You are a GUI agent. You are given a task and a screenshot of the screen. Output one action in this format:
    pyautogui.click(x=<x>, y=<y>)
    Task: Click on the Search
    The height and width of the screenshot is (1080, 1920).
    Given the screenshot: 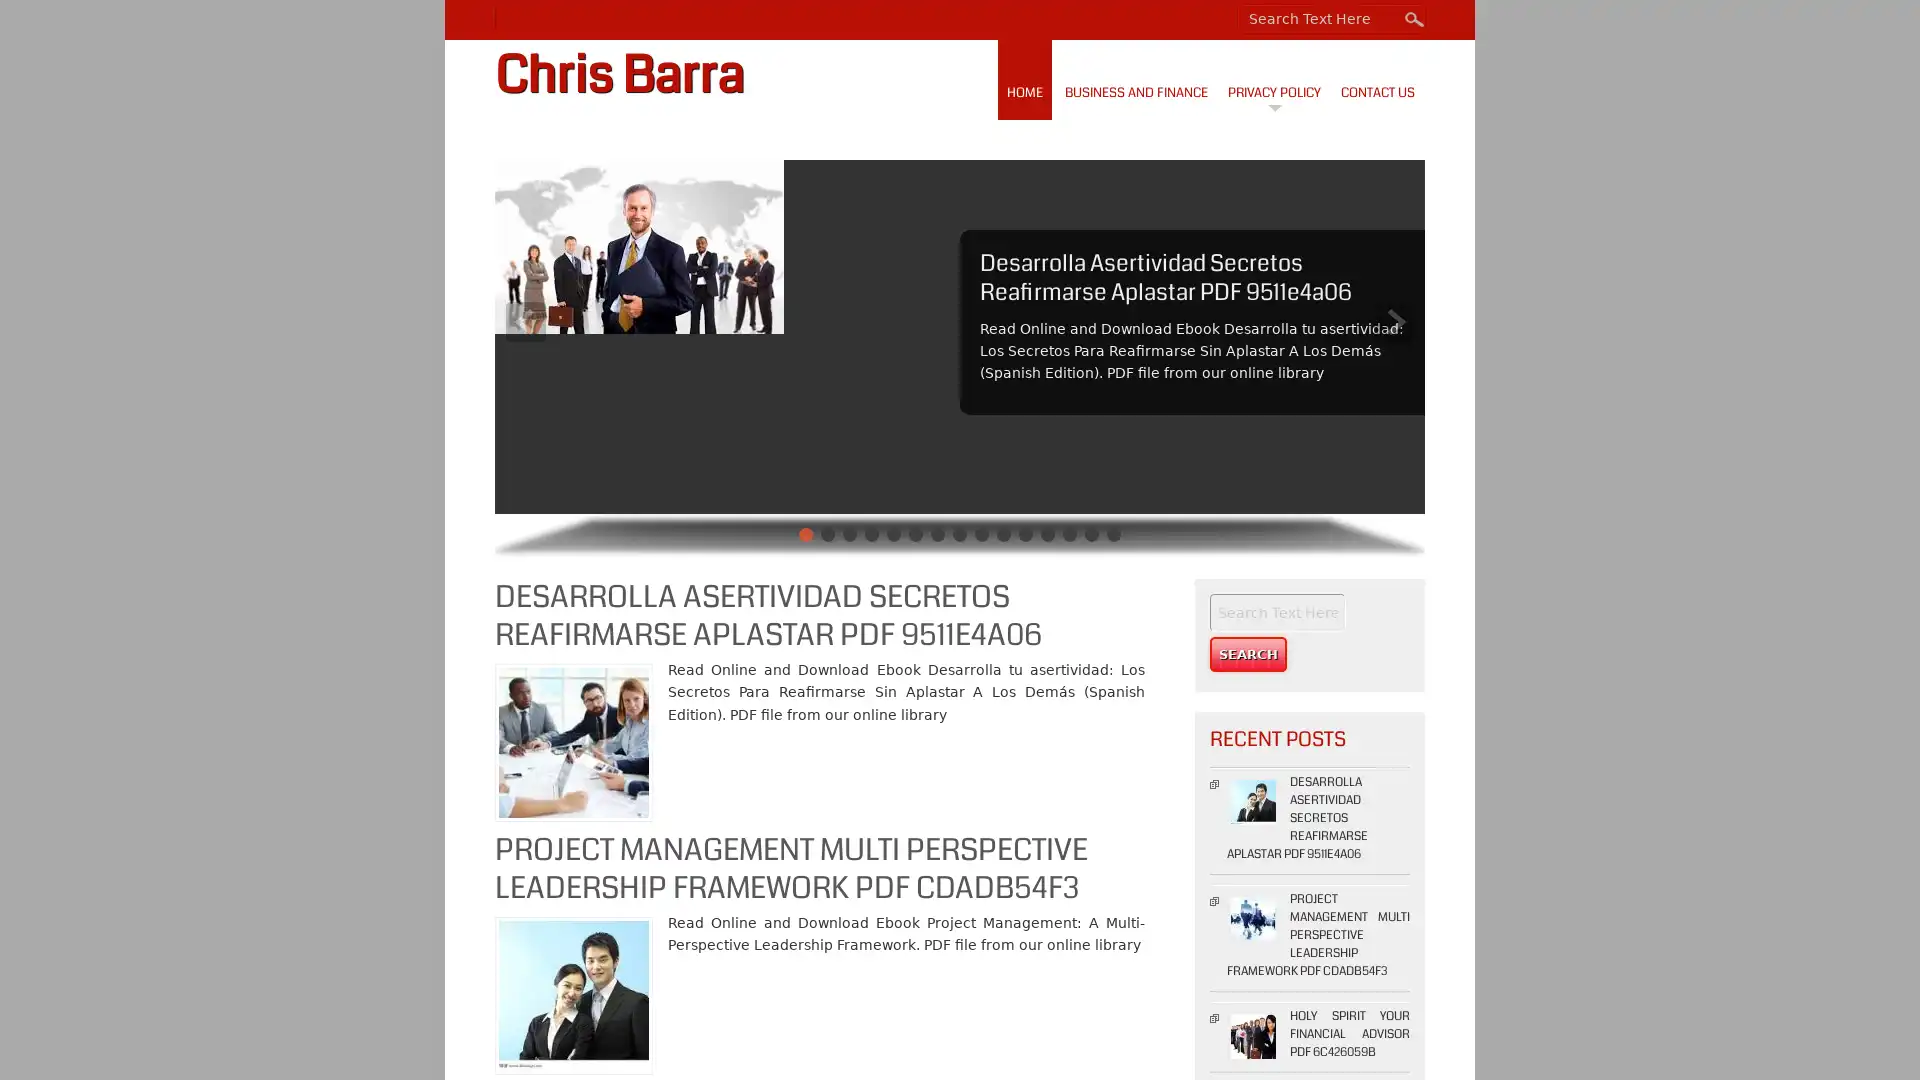 What is the action you would take?
    pyautogui.click(x=1247, y=654)
    